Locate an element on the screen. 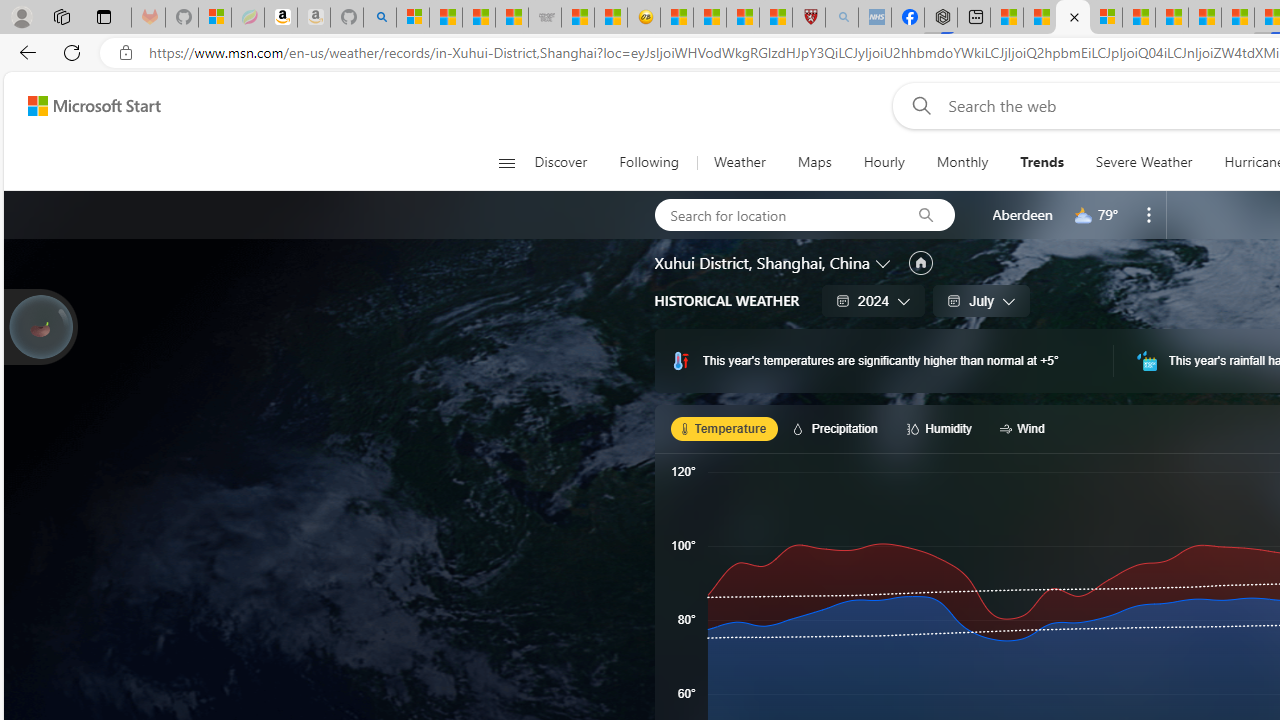 The image size is (1280, 720). 'Humidity' is located at coordinates (941, 427).